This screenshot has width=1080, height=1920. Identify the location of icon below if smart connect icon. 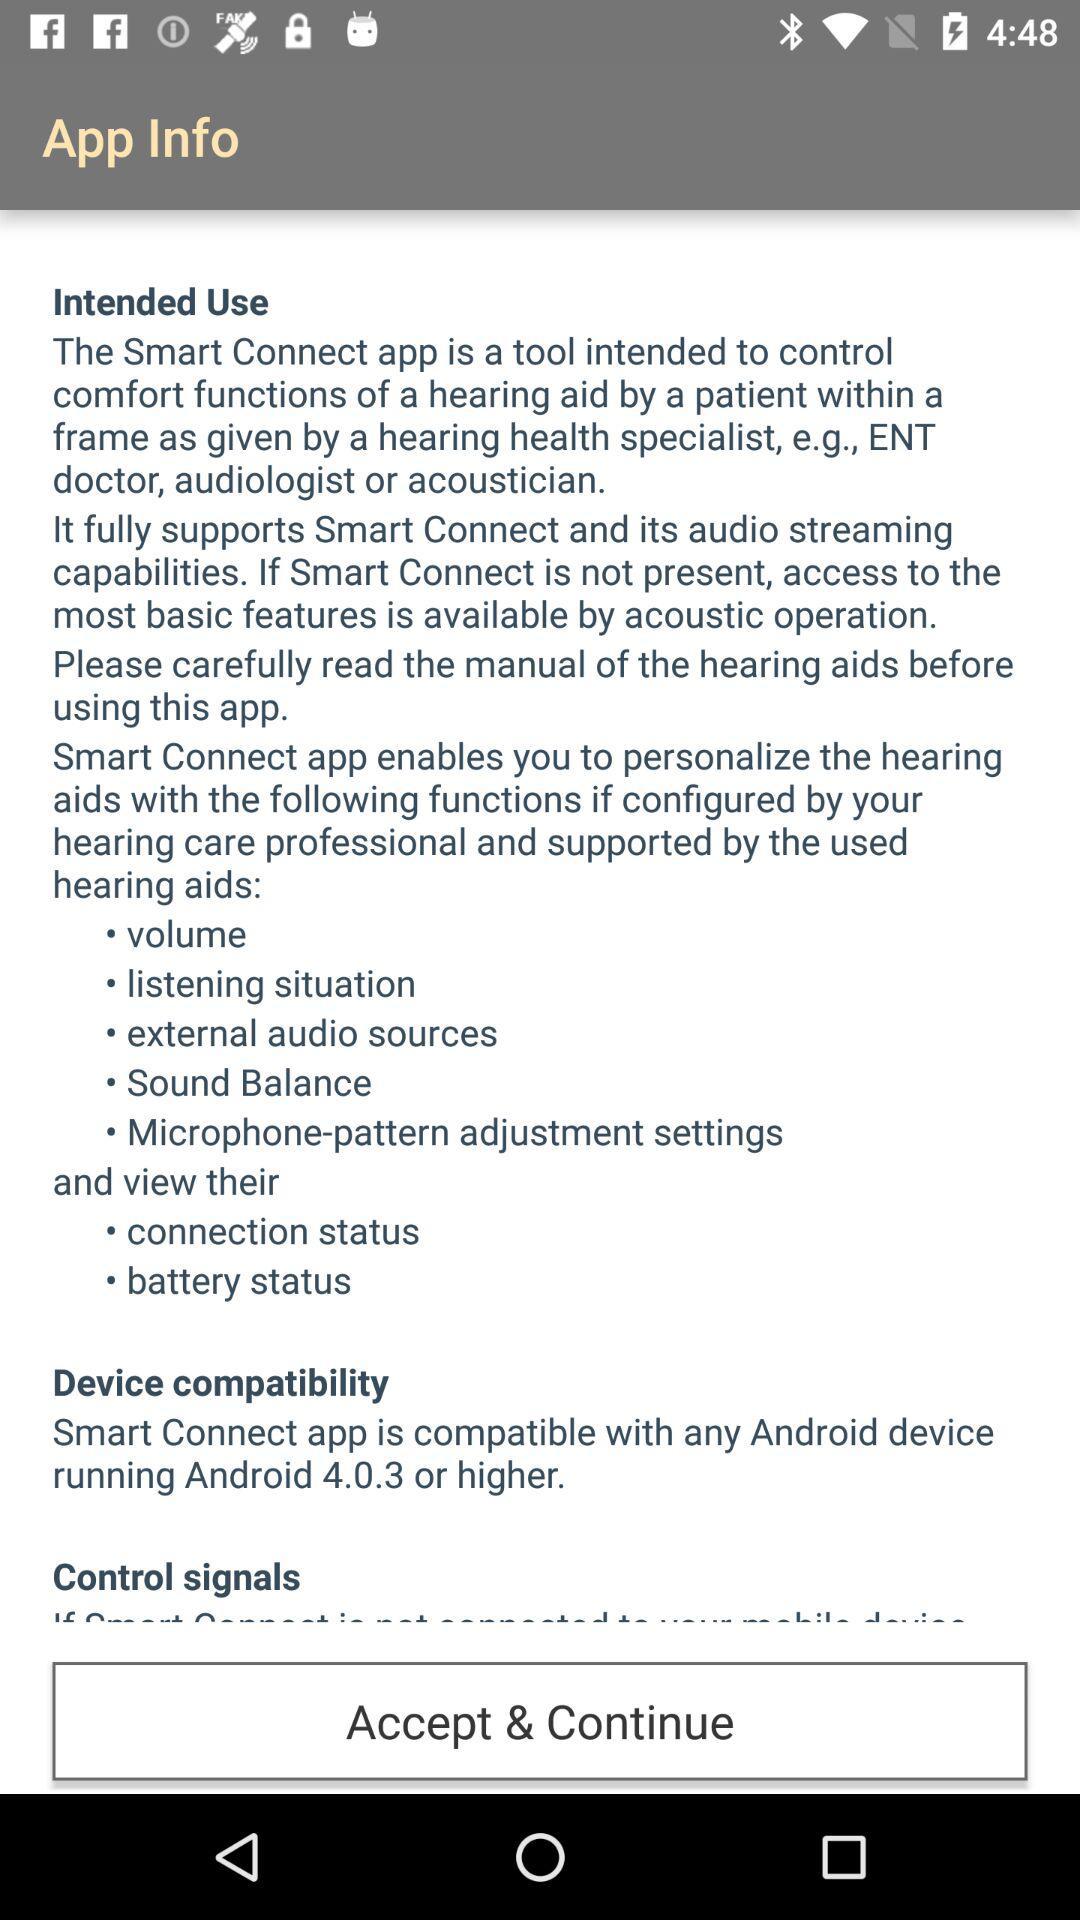
(540, 1720).